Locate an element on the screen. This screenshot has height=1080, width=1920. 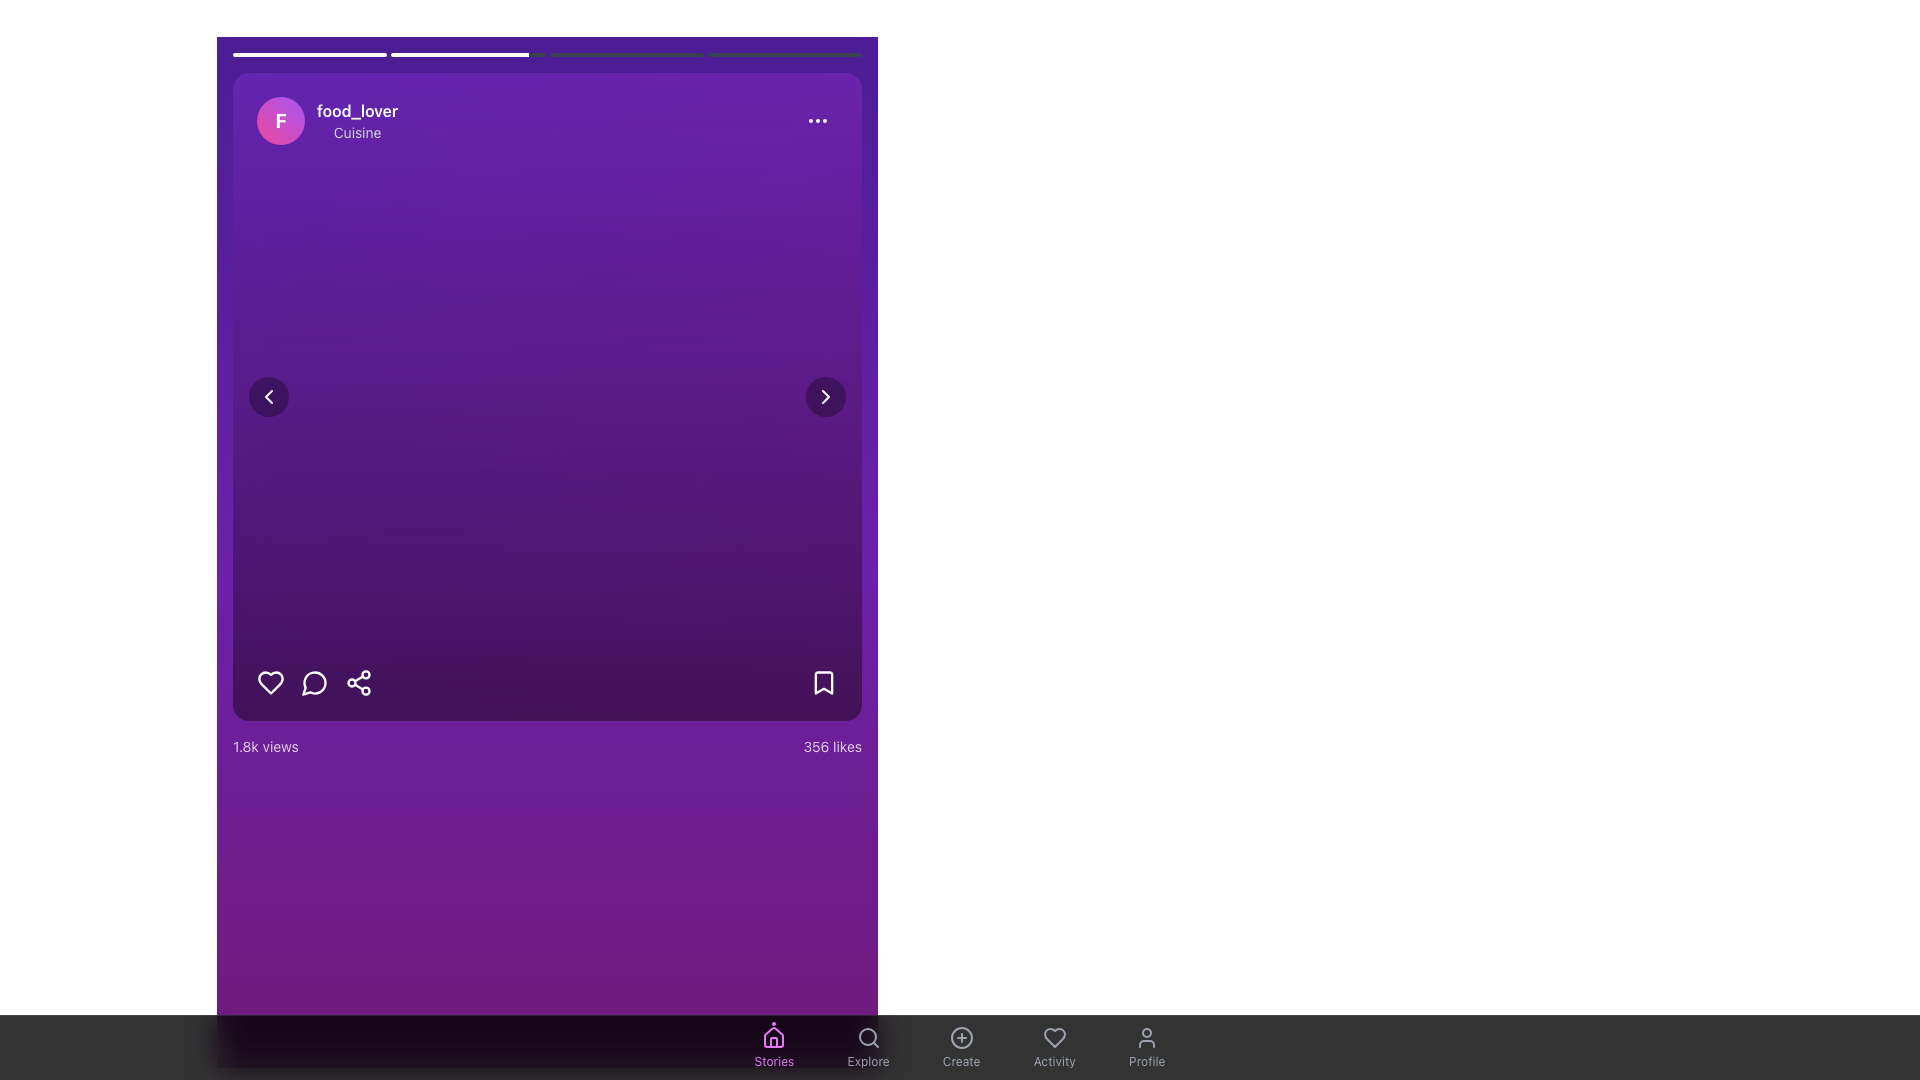
the magnifying glass icon from the bottom navigation bar is located at coordinates (868, 1036).